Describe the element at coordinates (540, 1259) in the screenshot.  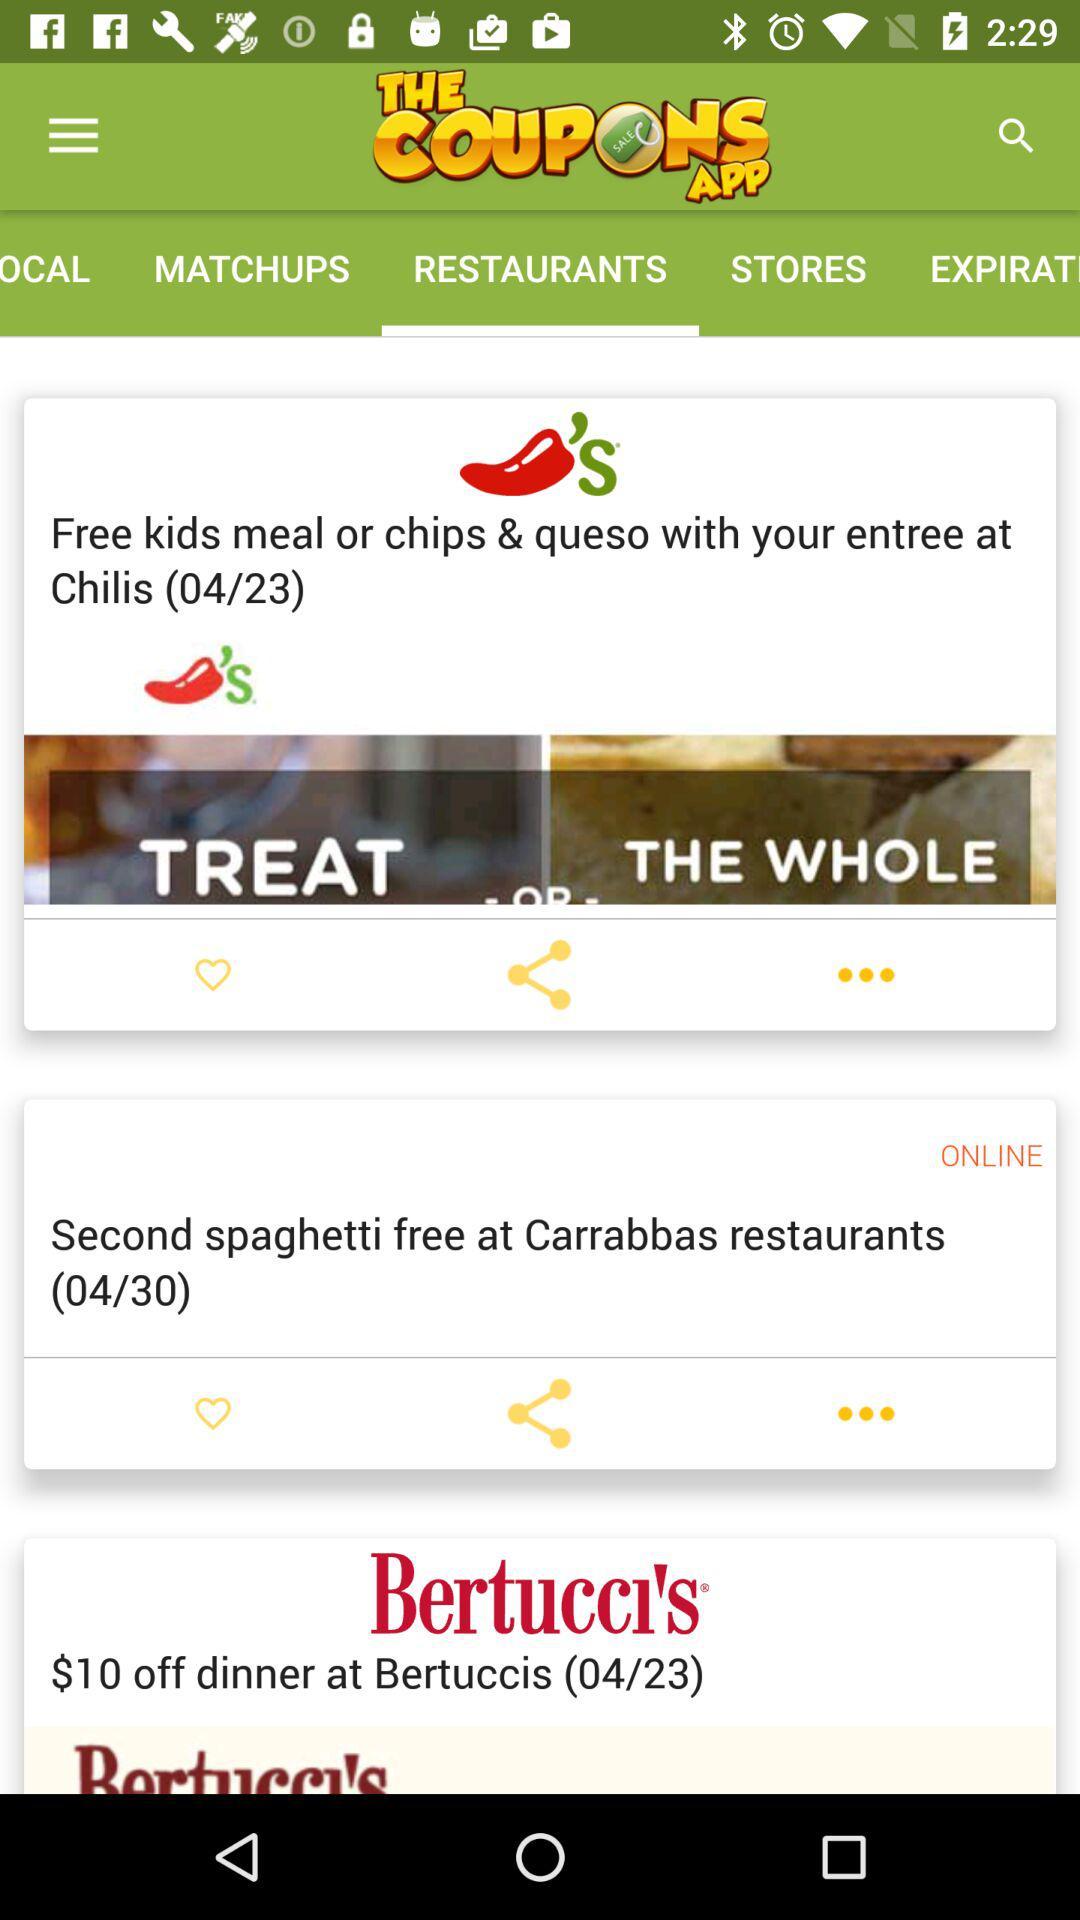
I see `the second spaghetti free item` at that location.